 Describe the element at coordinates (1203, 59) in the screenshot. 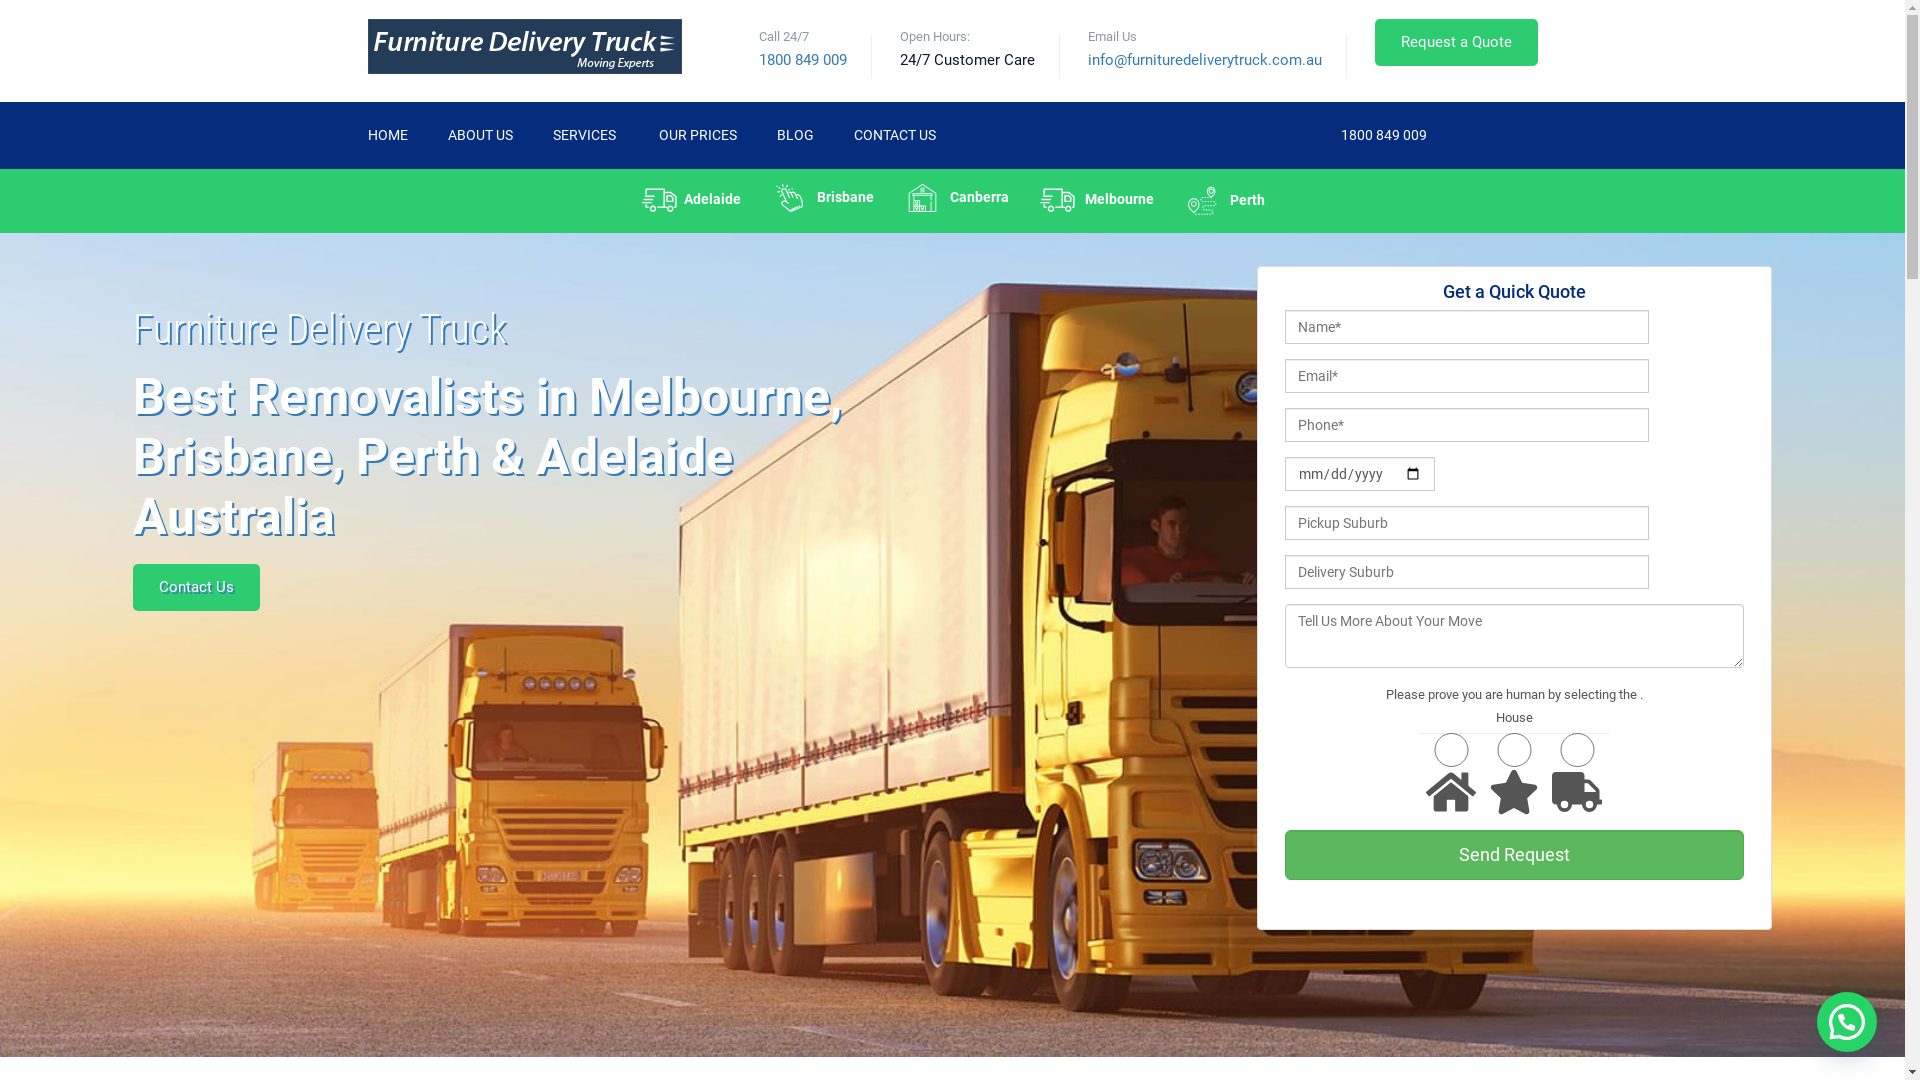

I see `'info@furnituredeliverytruck.com.au'` at that location.